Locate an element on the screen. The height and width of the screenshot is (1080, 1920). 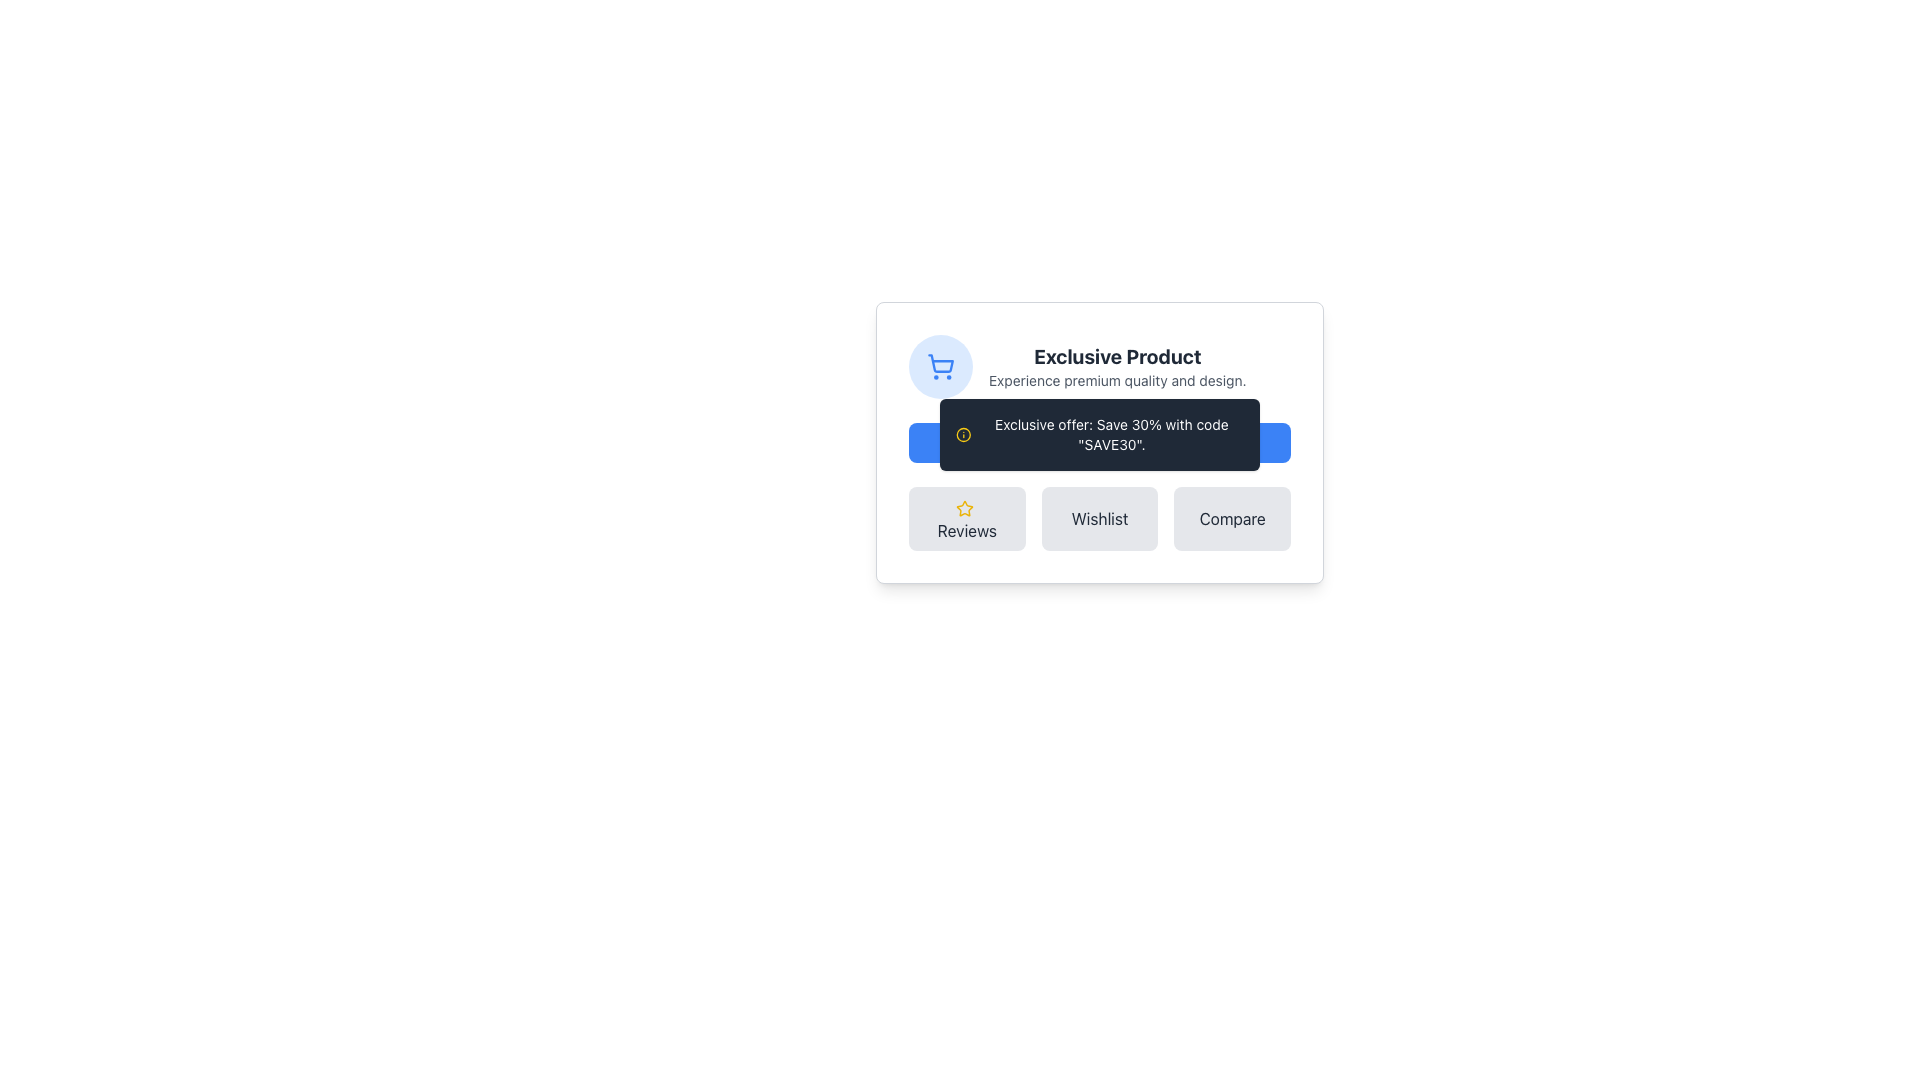
the text element that displays 'Experience premium quality and design.' which is styled with a smaller grey font and located below the 'Exclusive Product' heading is located at coordinates (1116, 381).